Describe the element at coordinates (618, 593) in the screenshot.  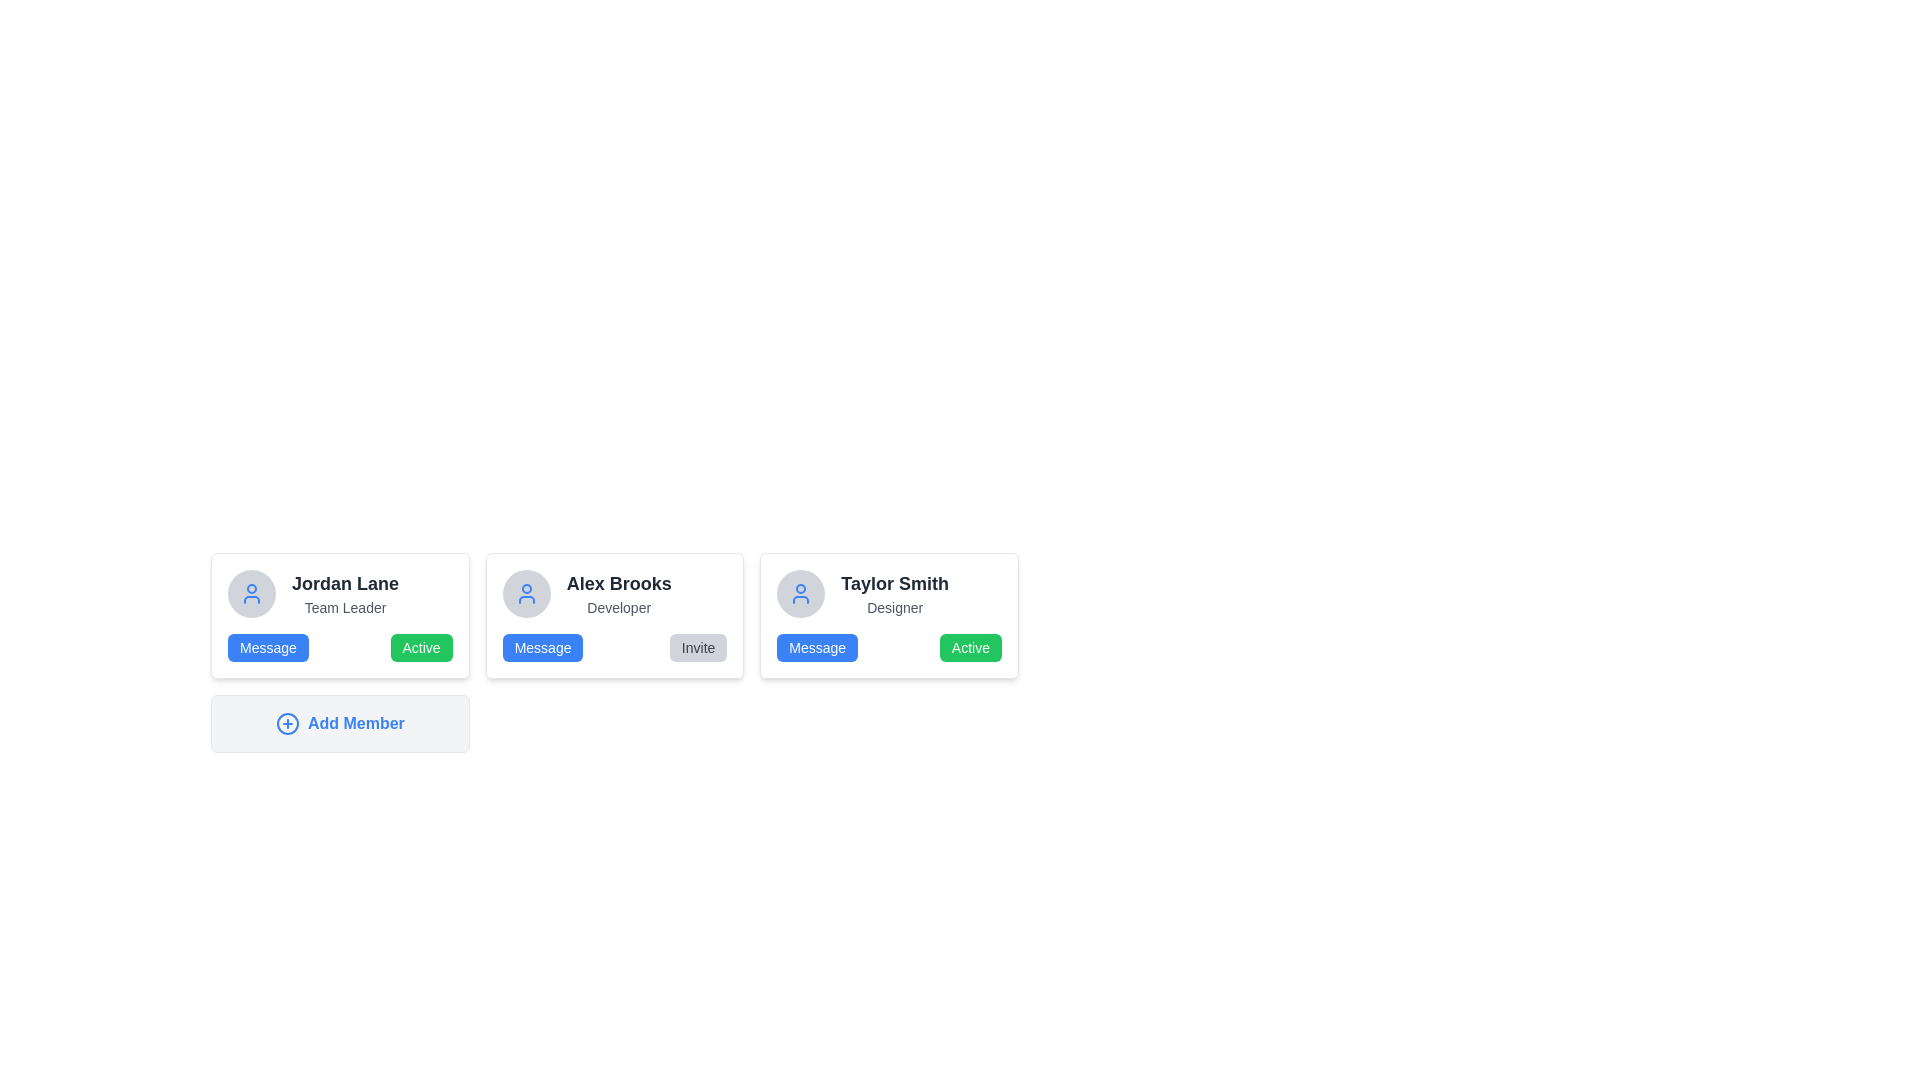
I see `the textual label displaying 'Alex Brooks' and their role 'Developer'` at that location.